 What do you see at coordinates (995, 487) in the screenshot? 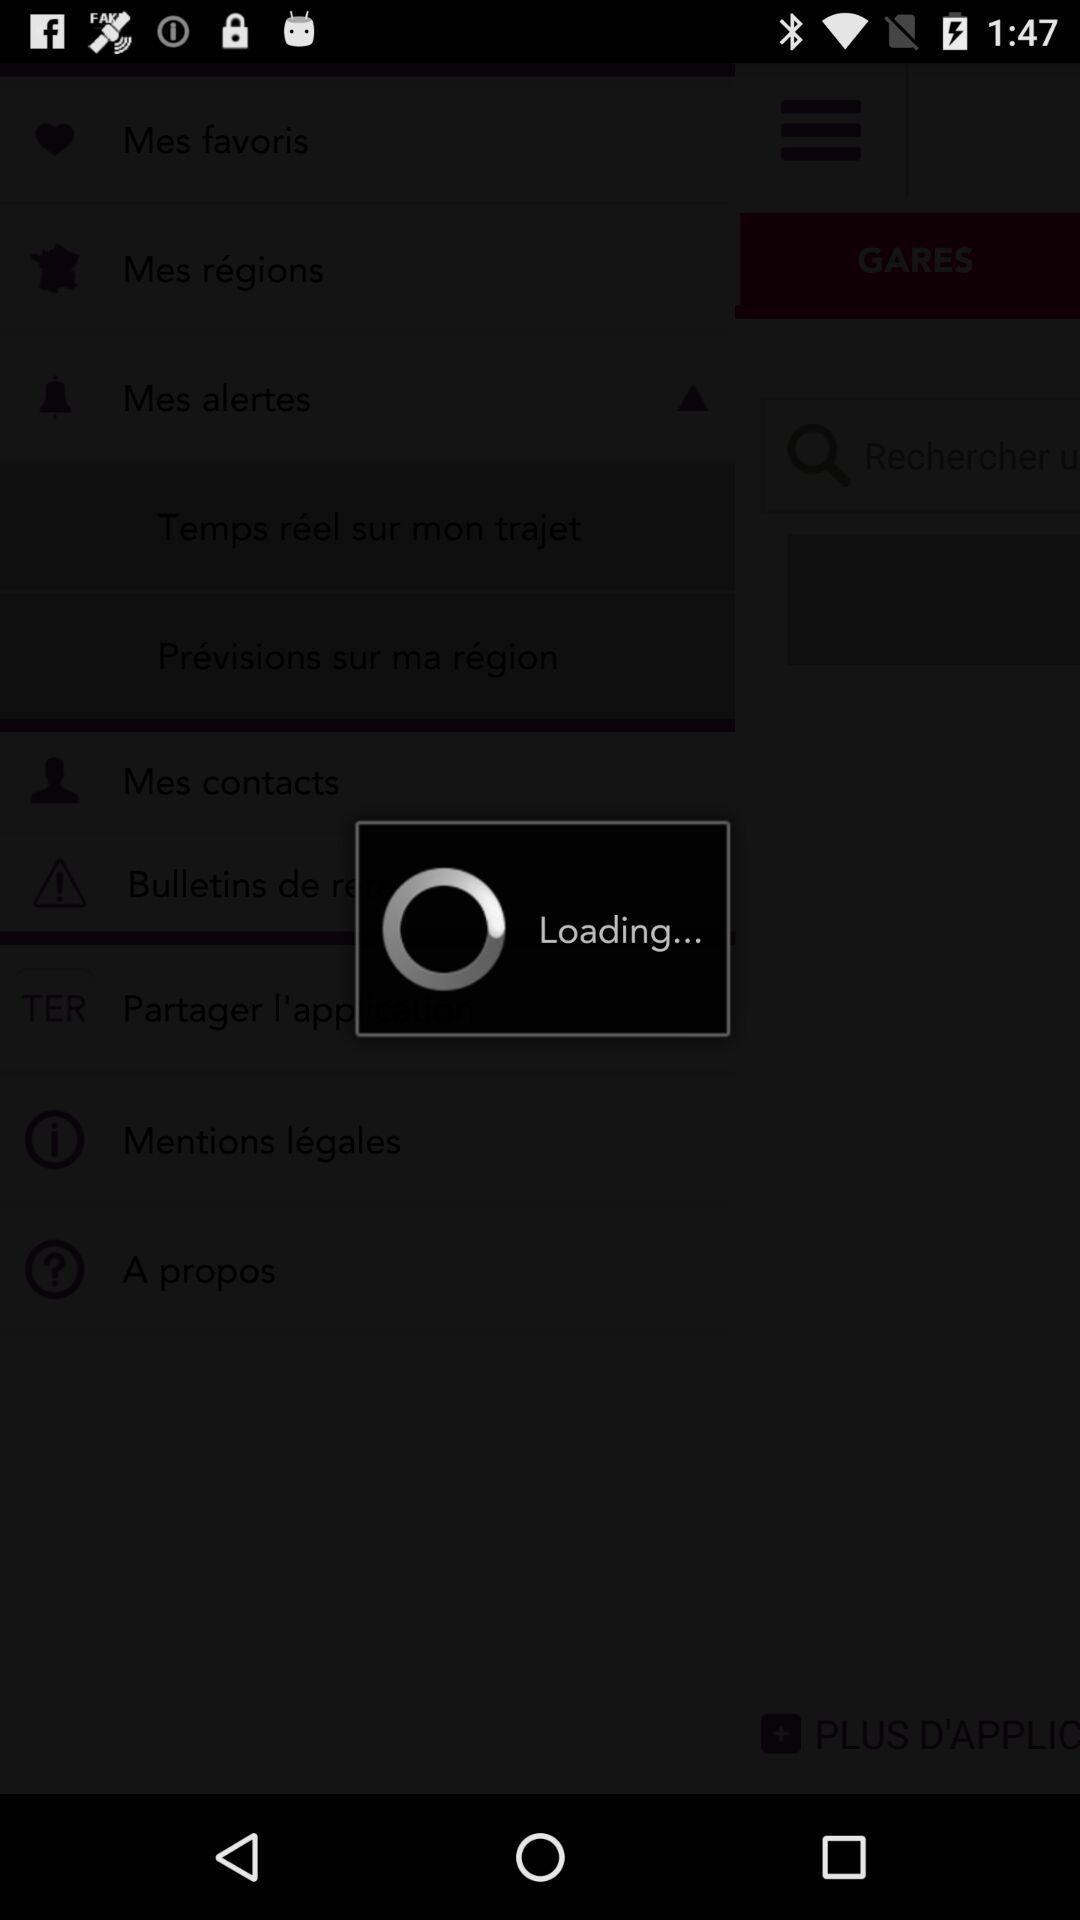
I see `the star icon` at bounding box center [995, 487].